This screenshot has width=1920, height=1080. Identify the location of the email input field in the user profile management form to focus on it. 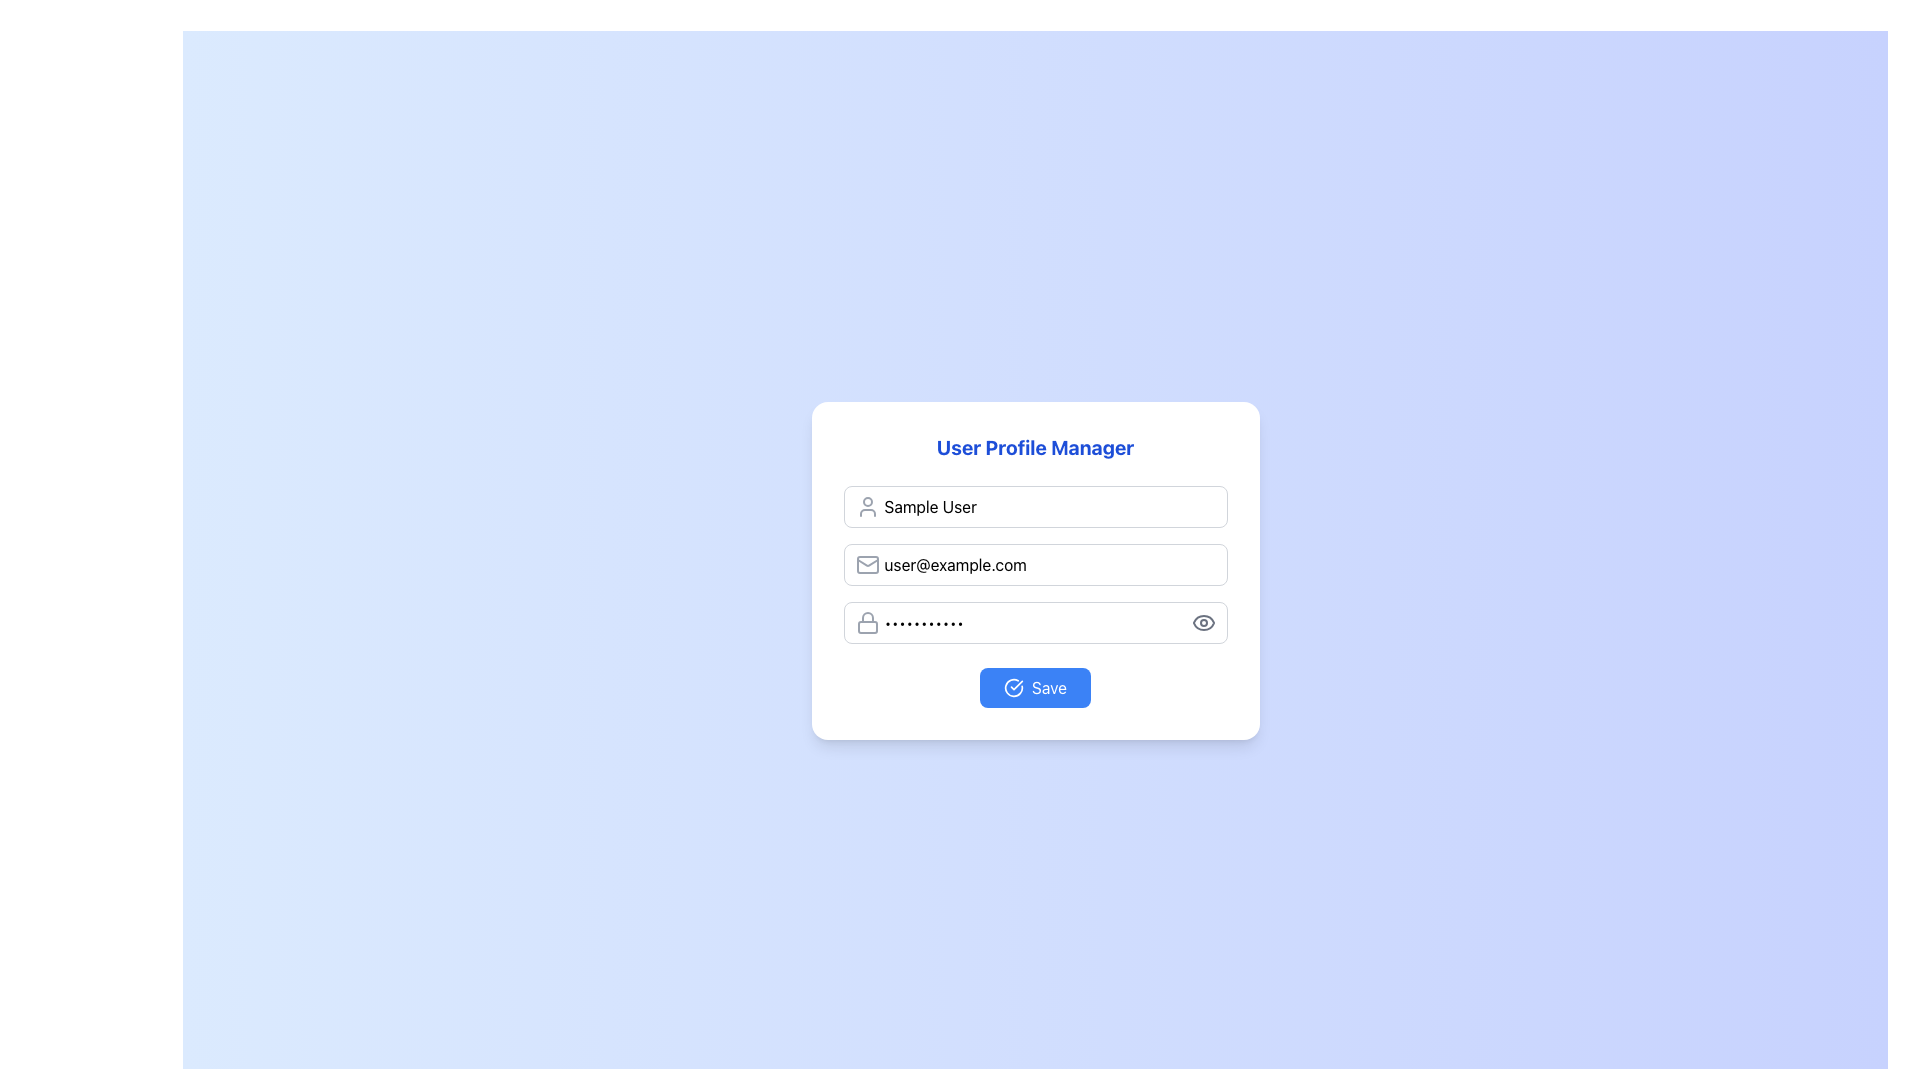
(1035, 564).